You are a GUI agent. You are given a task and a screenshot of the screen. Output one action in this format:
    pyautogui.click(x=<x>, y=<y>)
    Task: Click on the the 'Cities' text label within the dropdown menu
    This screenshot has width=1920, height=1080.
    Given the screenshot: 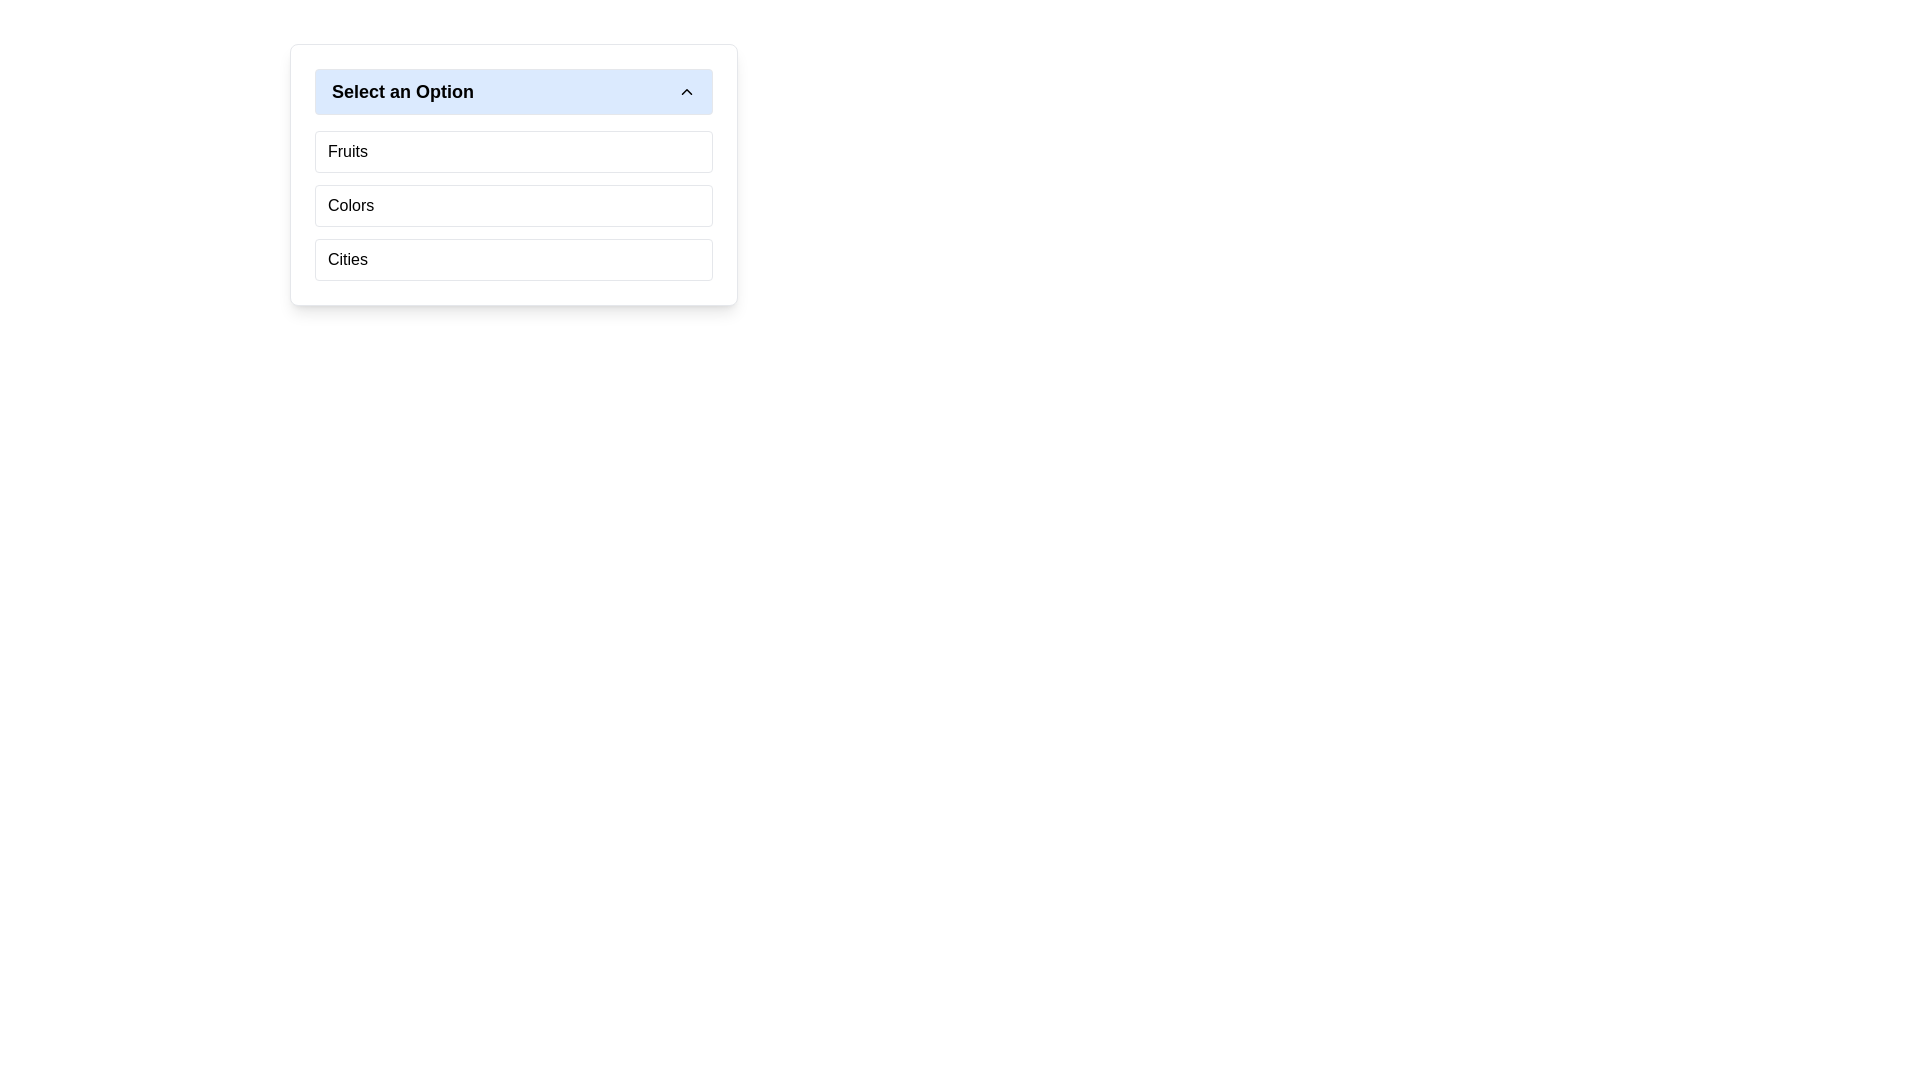 What is the action you would take?
    pyautogui.click(x=348, y=258)
    